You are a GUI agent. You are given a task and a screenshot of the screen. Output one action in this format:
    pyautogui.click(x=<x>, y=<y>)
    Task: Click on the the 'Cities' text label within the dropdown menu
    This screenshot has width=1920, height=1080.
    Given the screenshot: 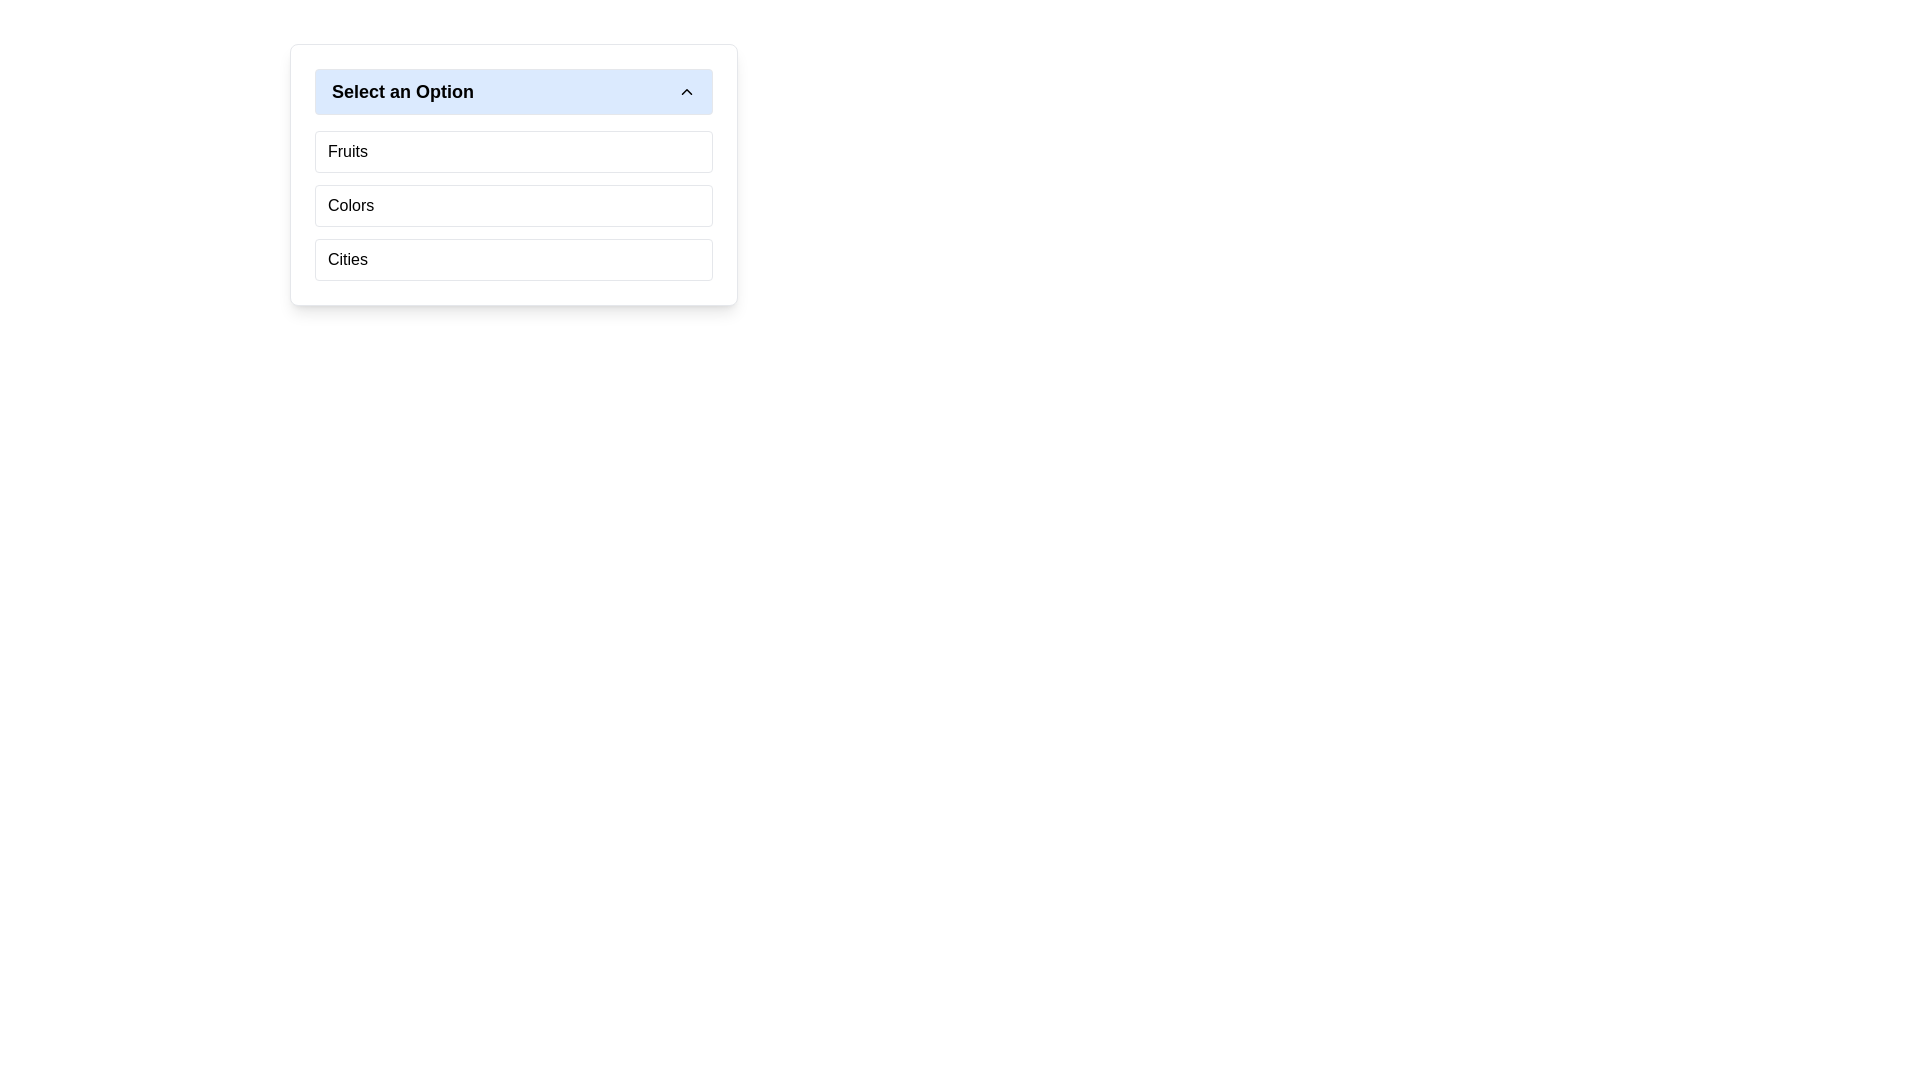 What is the action you would take?
    pyautogui.click(x=348, y=258)
    